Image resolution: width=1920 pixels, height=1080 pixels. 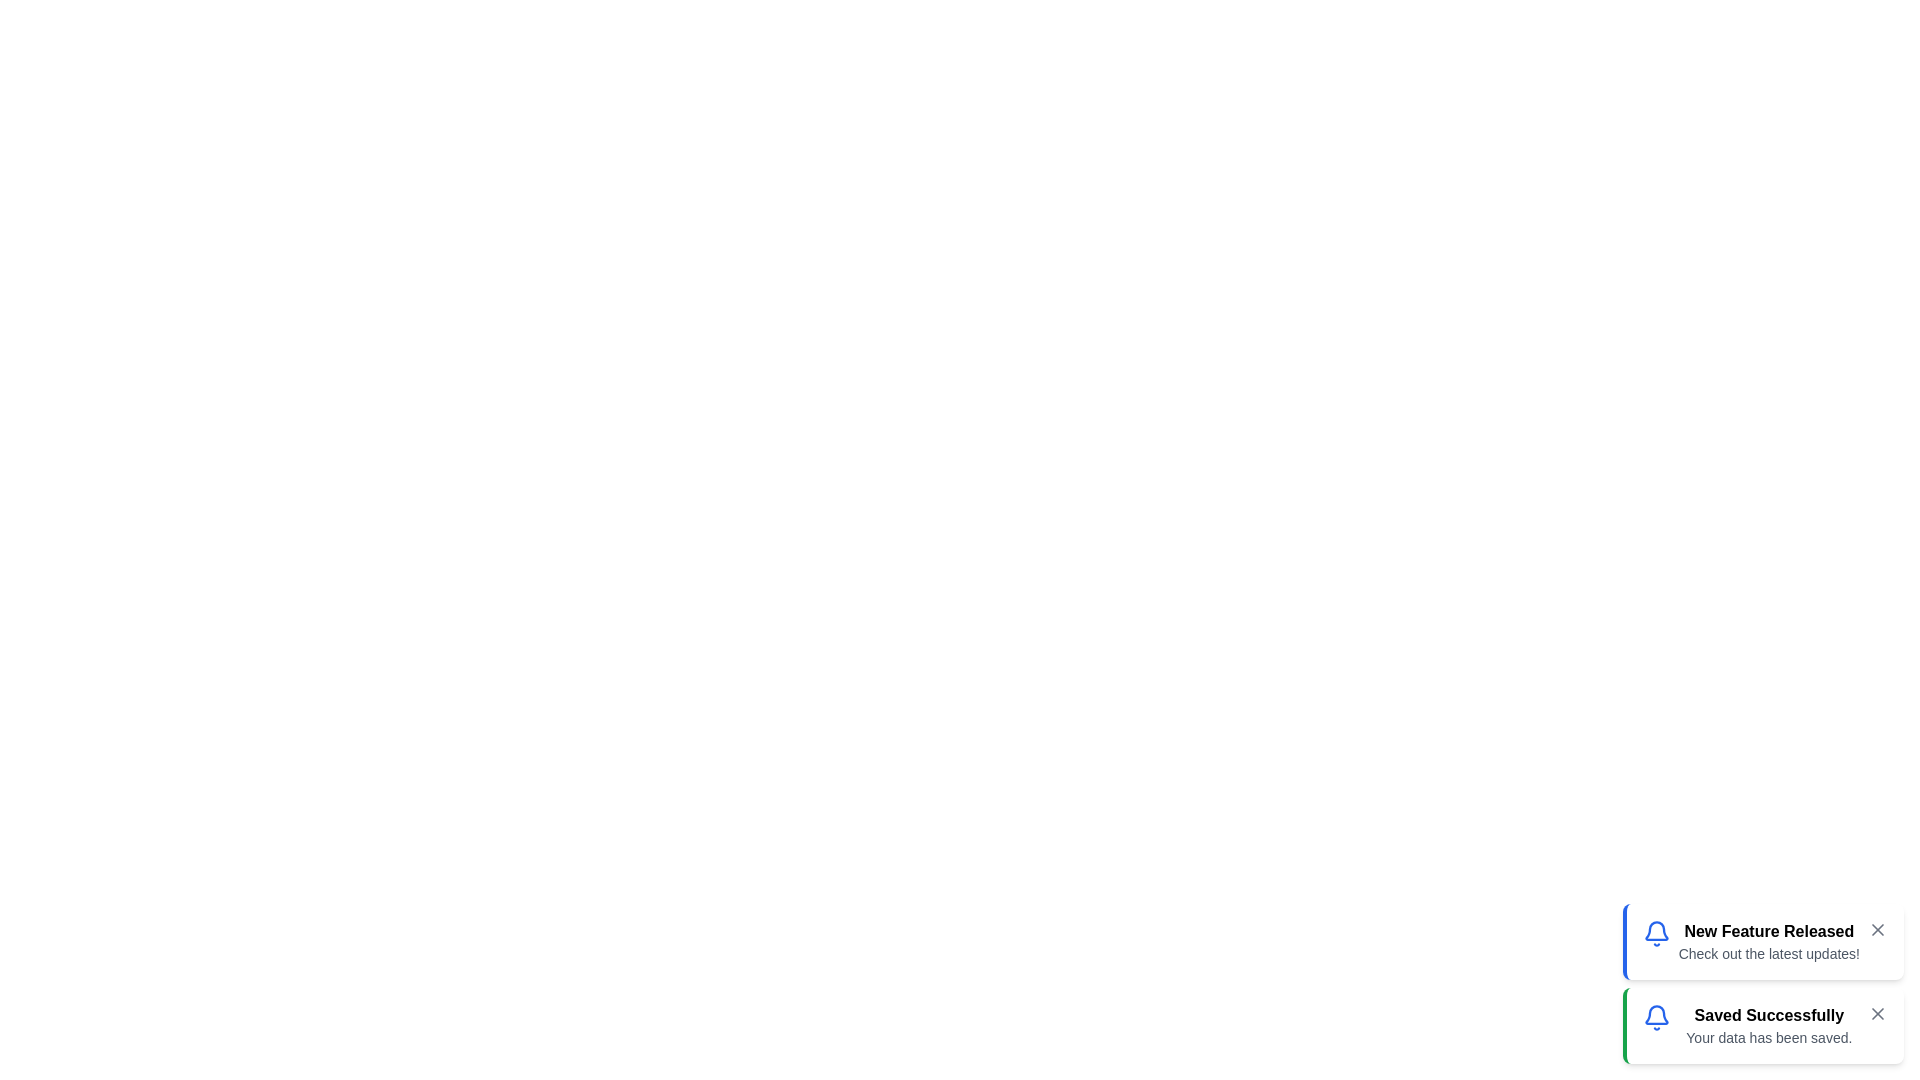 I want to click on the static text label displaying 'Saved Successfully' which is positioned in the notification box at the bottom-right area of the interface, so click(x=1769, y=1015).